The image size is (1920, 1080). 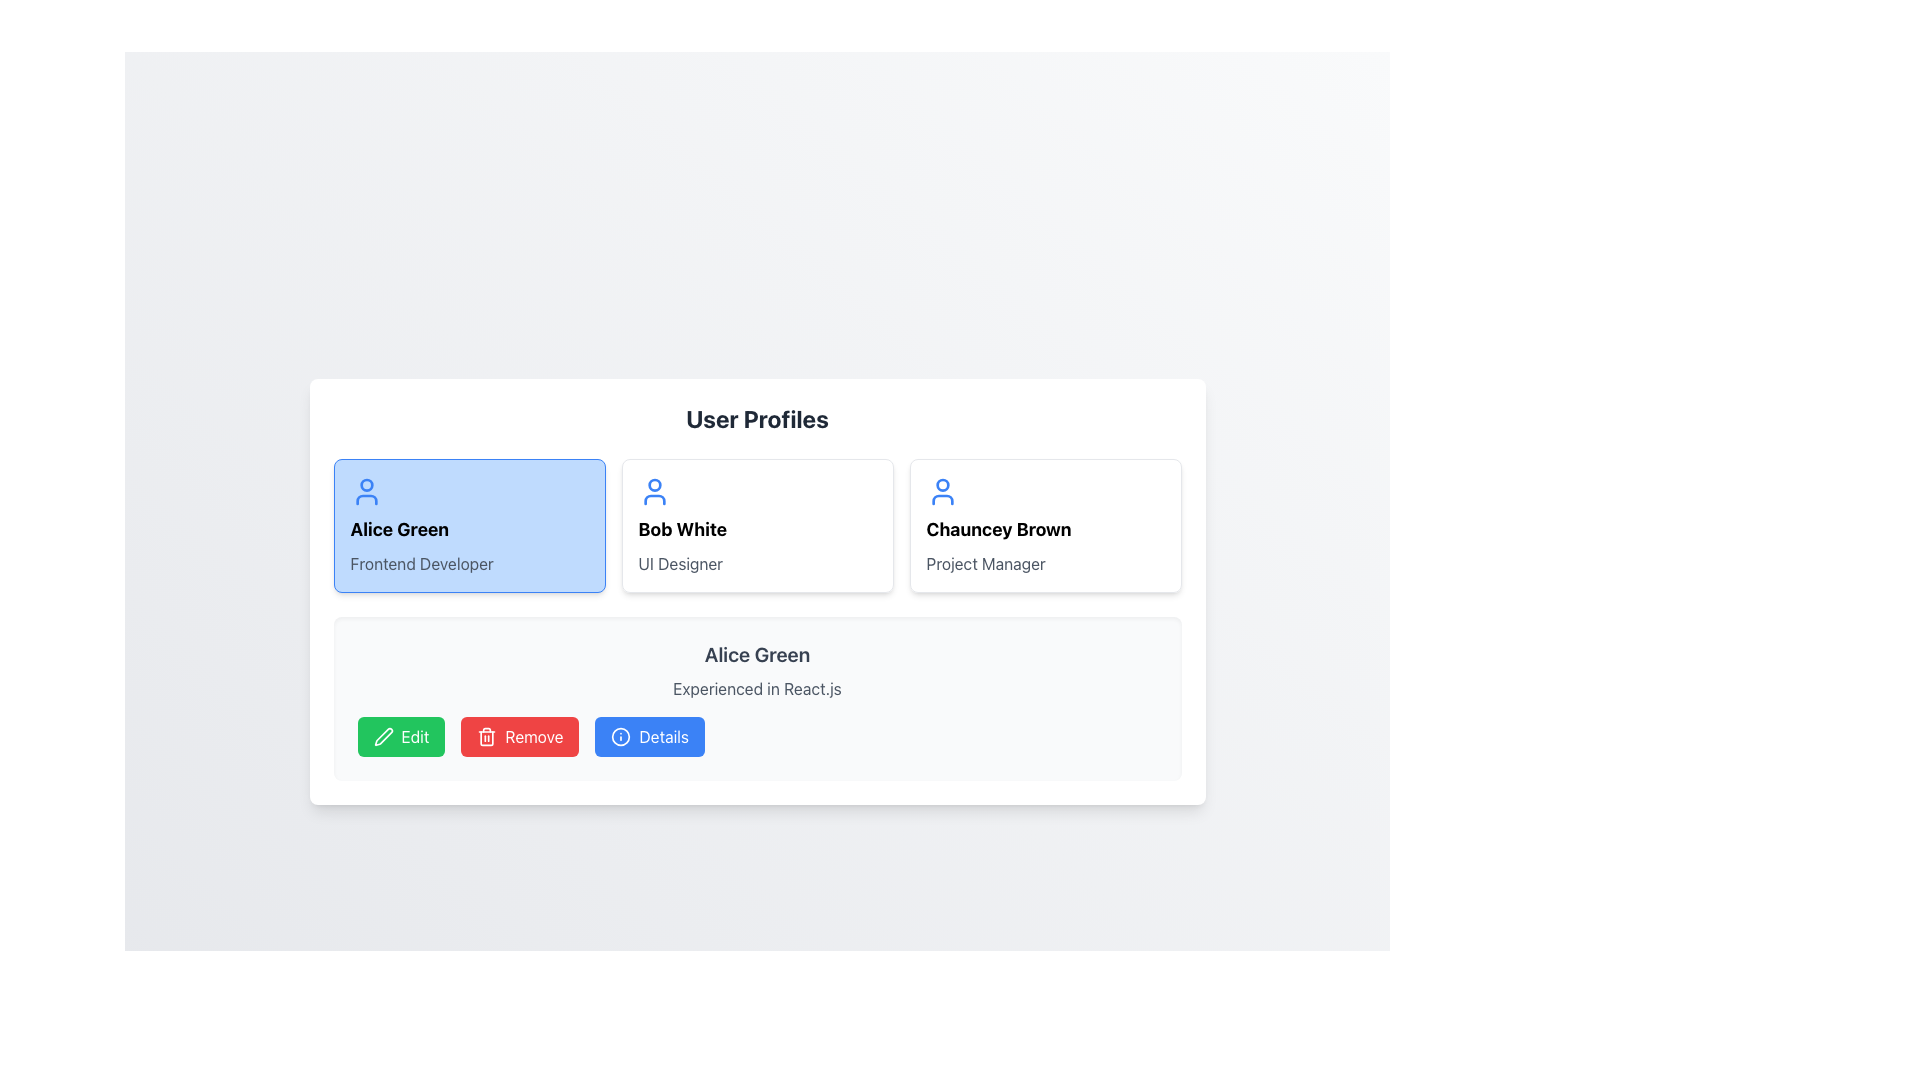 What do you see at coordinates (650, 736) in the screenshot?
I see `the third button in the user profile section` at bounding box center [650, 736].